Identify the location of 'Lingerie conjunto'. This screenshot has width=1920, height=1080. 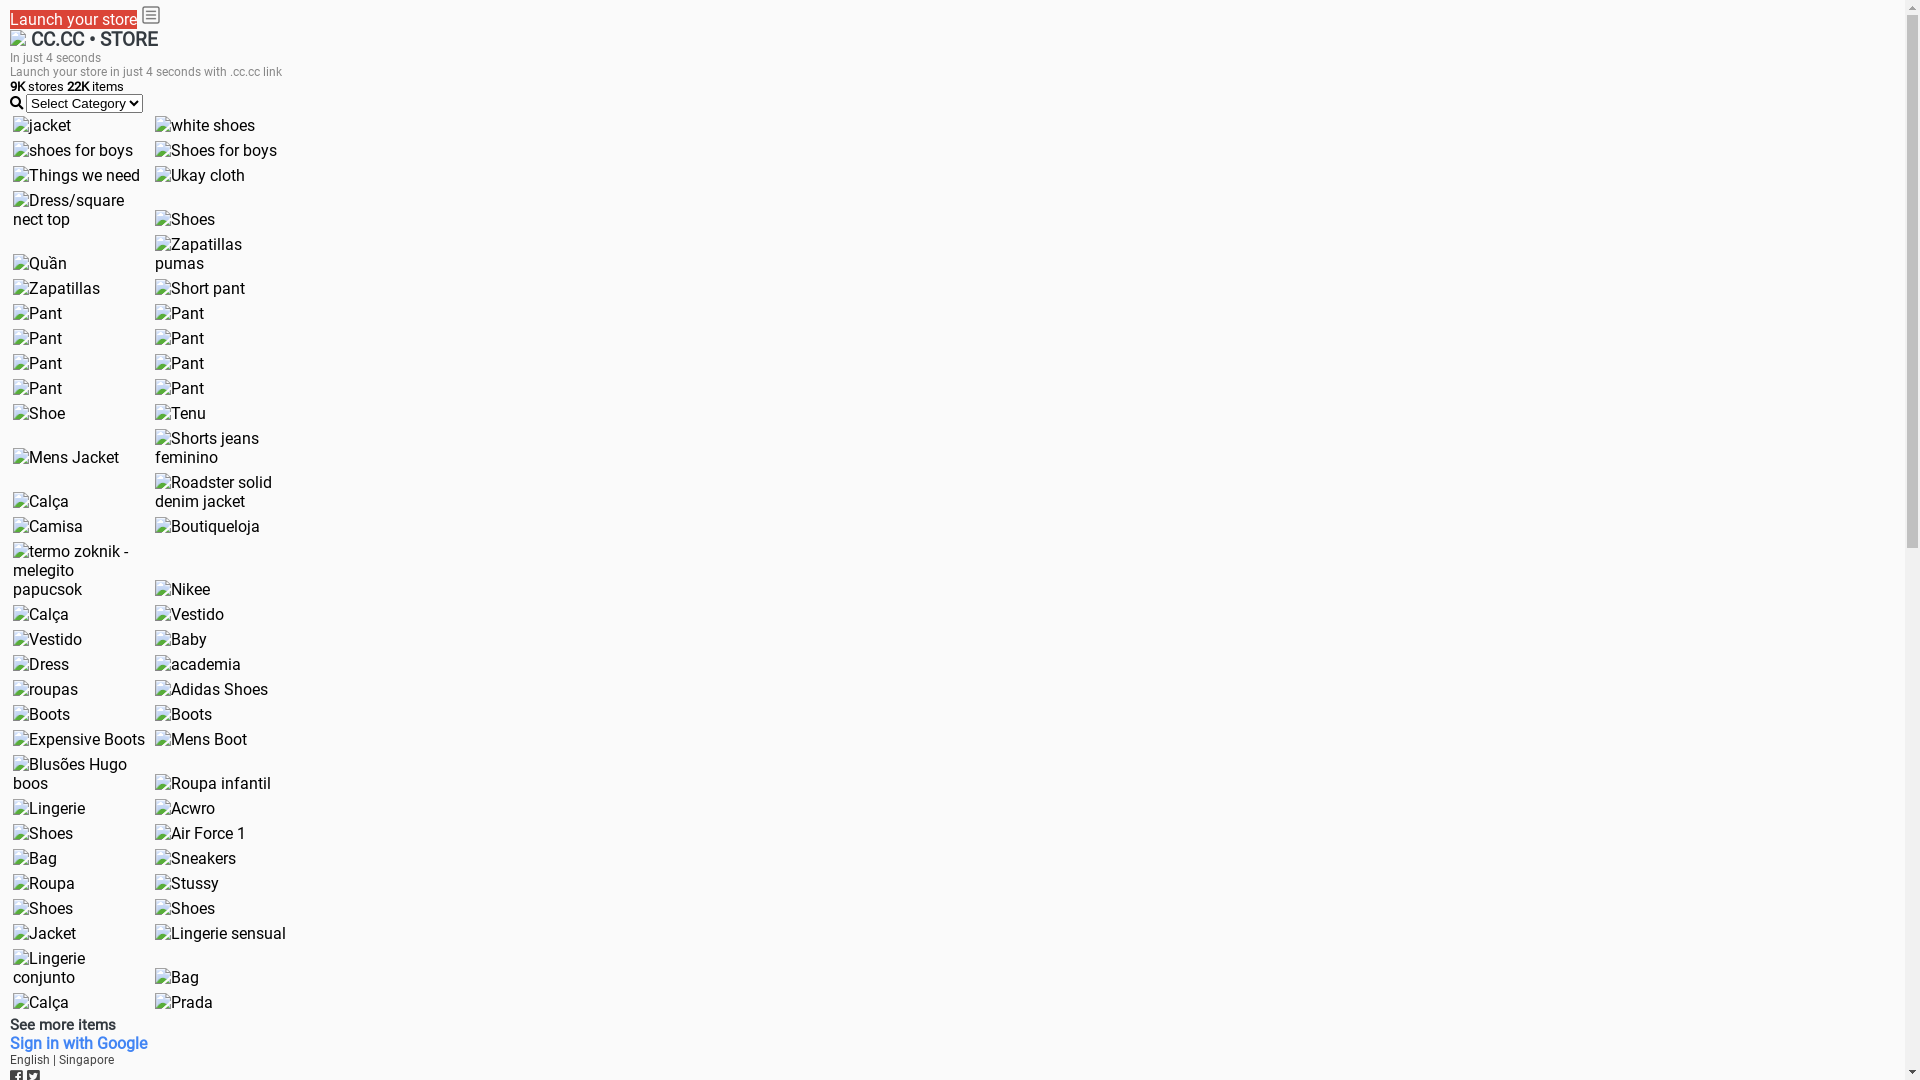
(78, 967).